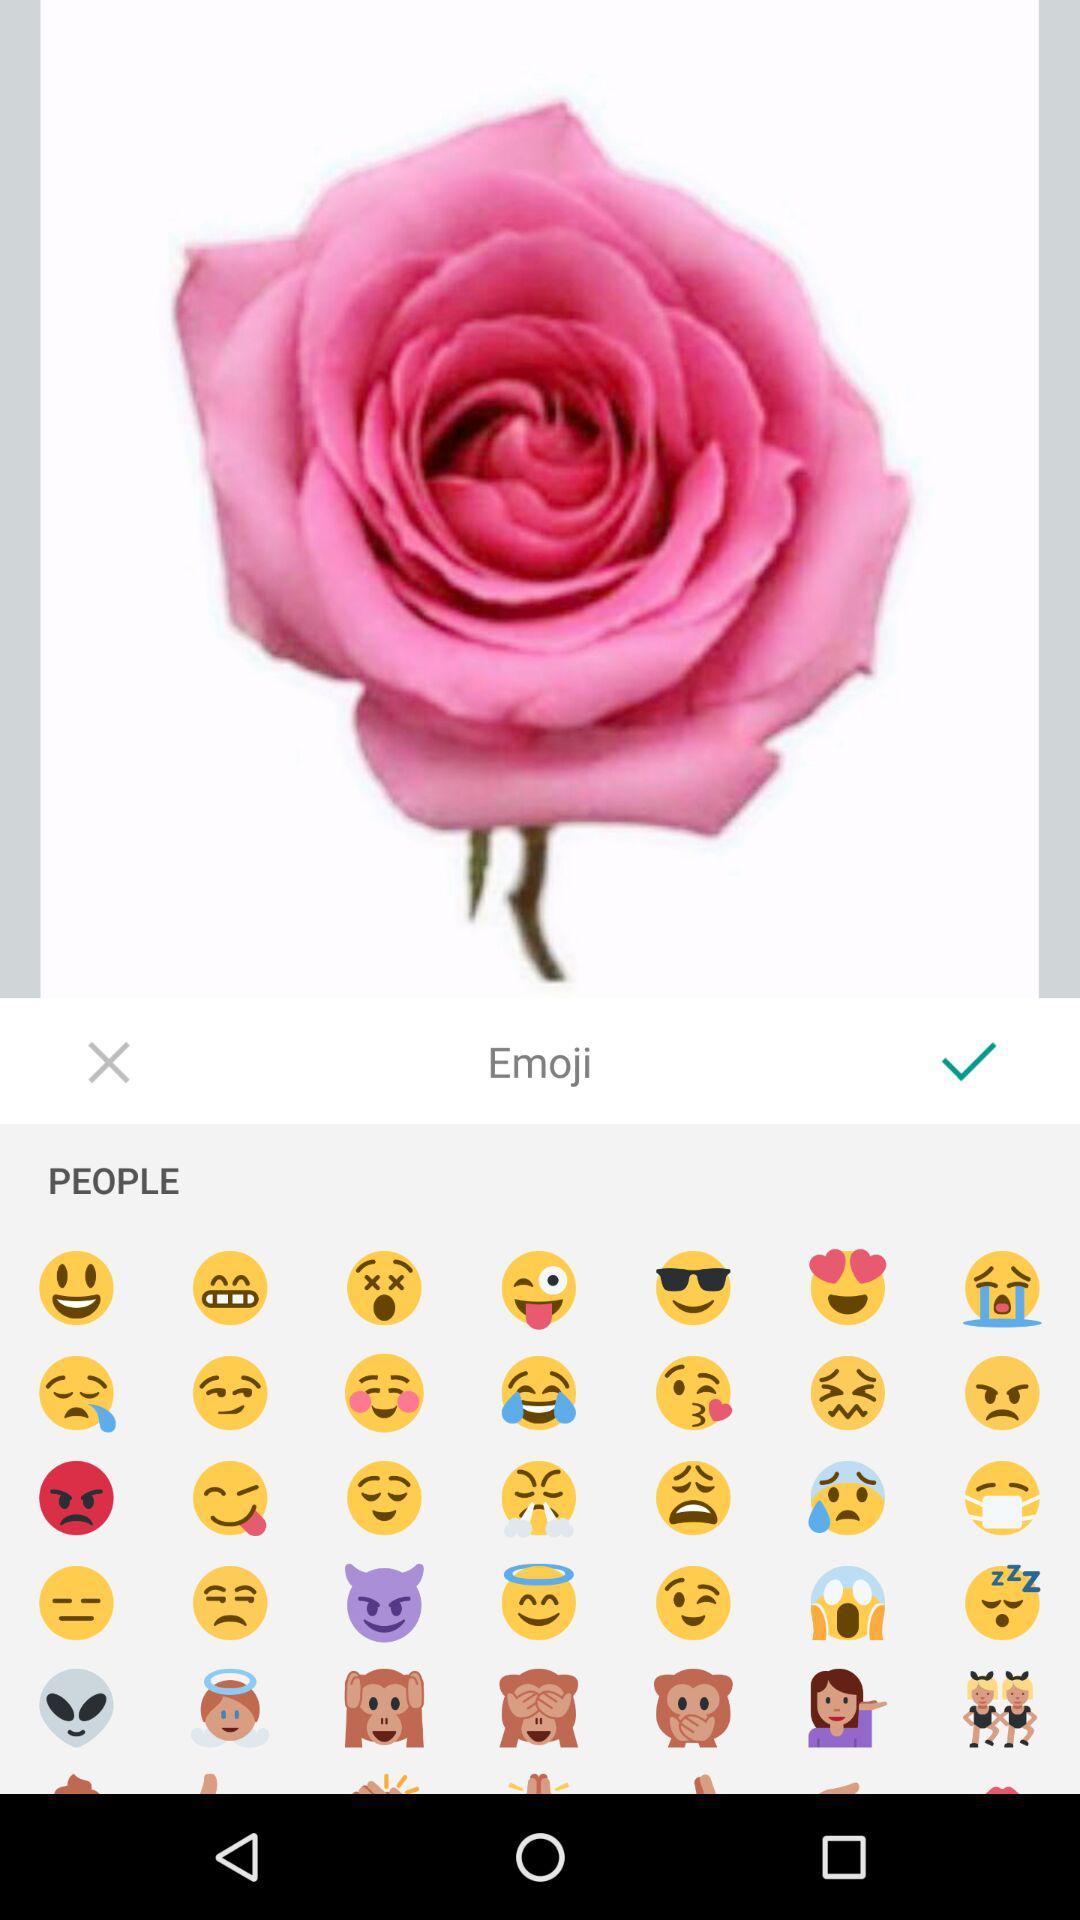 The height and width of the screenshot is (1920, 1080). I want to click on emoji, so click(538, 1392).